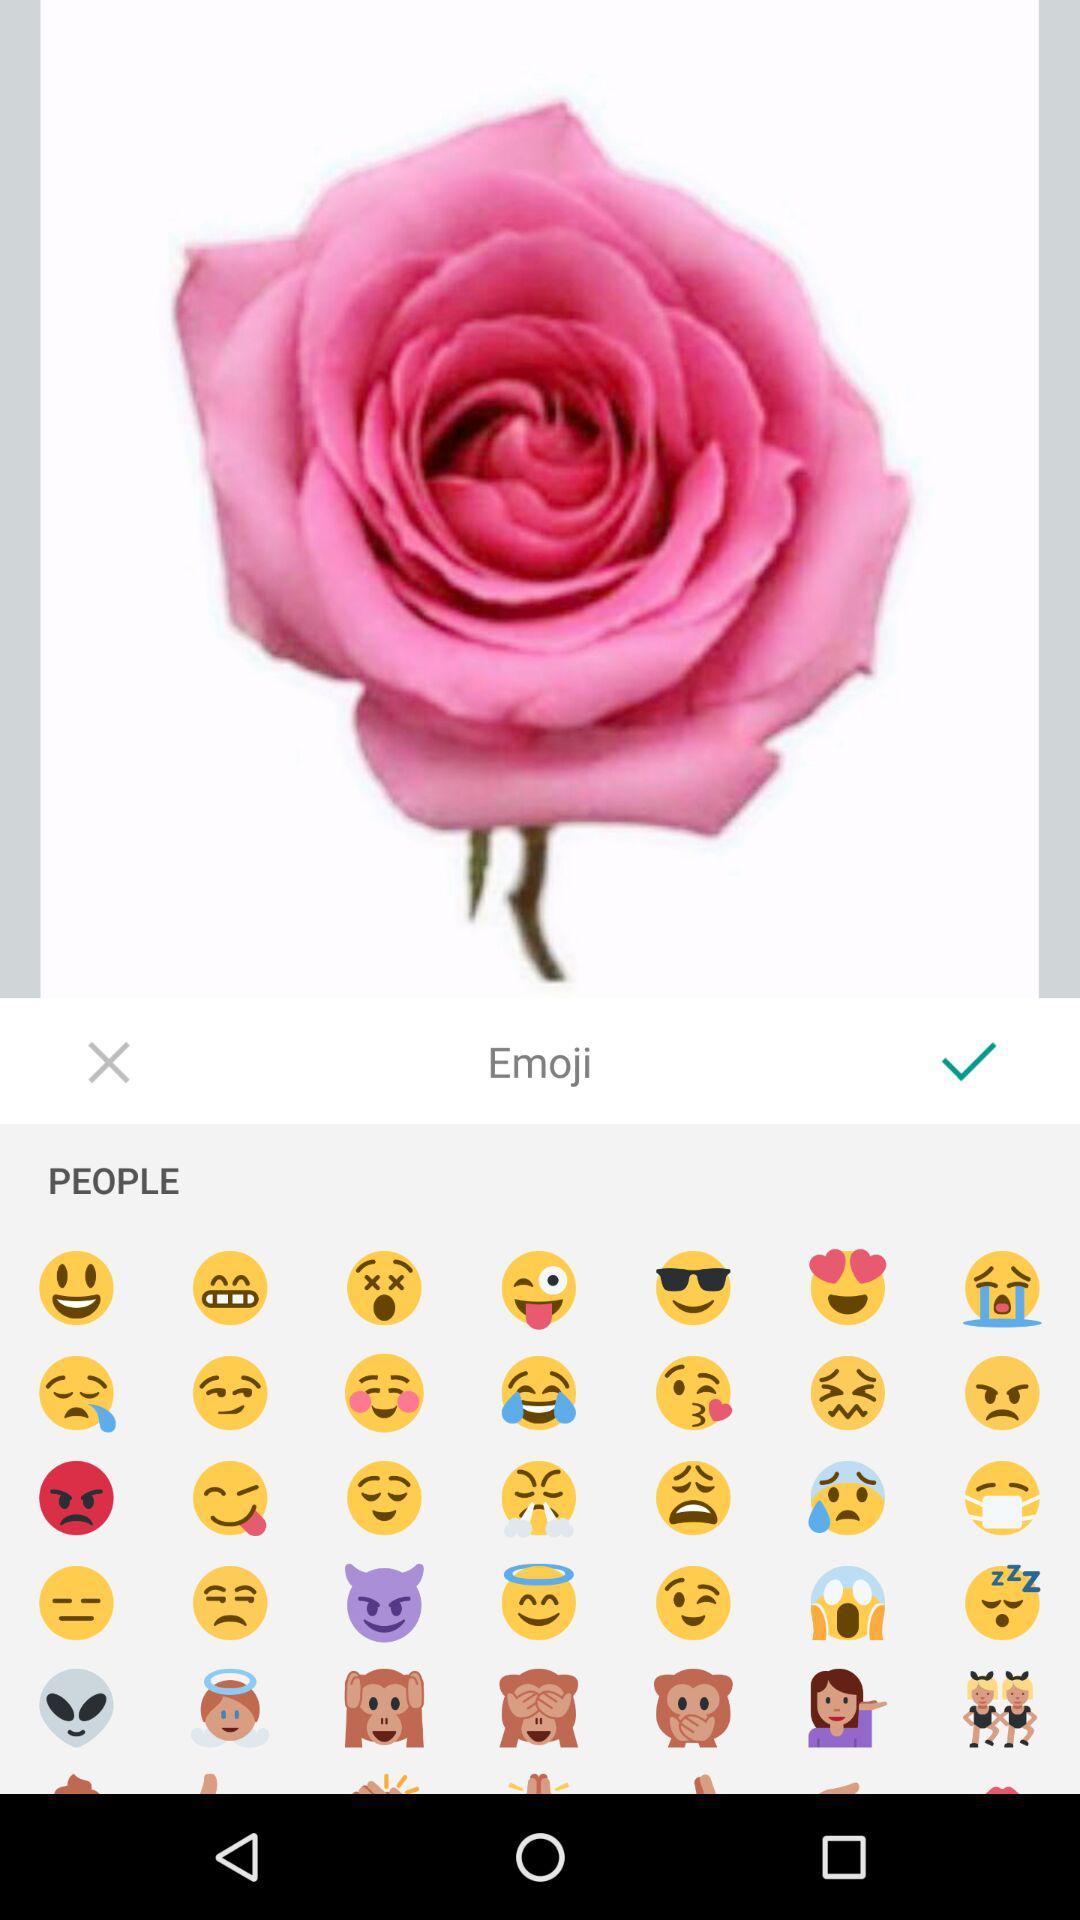 The height and width of the screenshot is (1920, 1080). I want to click on emoji, so click(538, 1392).